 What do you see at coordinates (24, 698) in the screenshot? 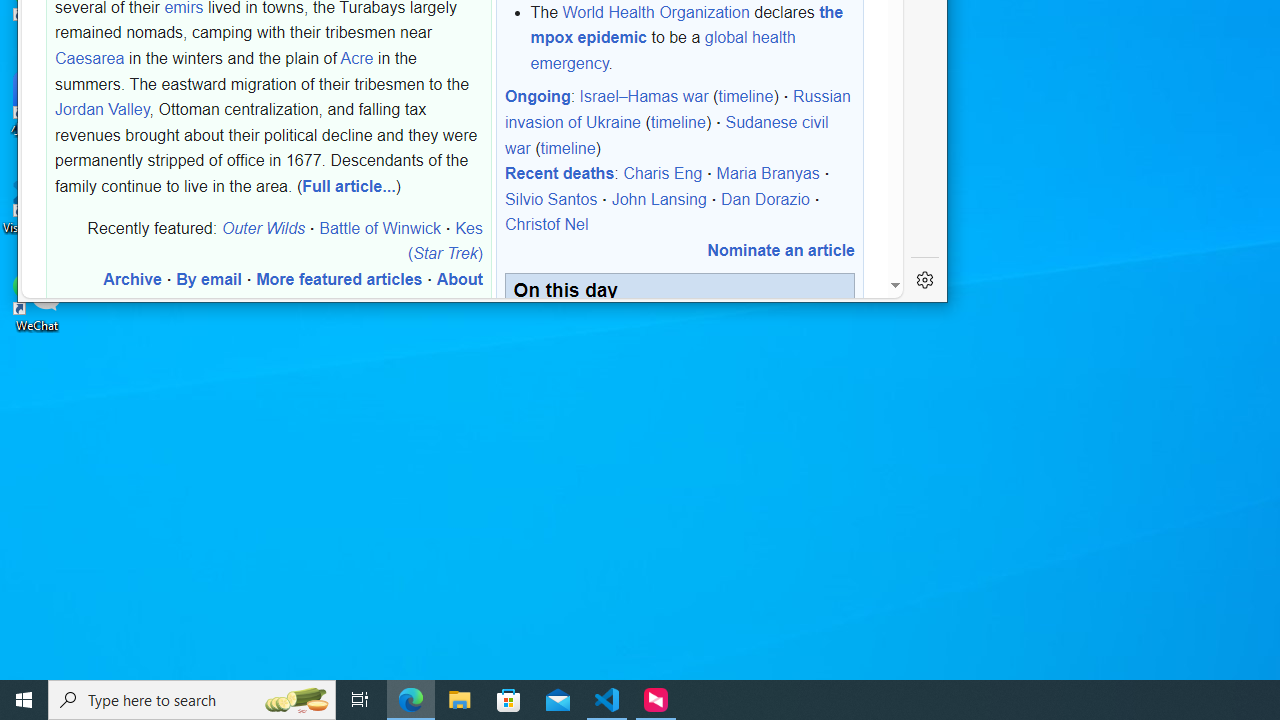
I see `'Start'` at bounding box center [24, 698].